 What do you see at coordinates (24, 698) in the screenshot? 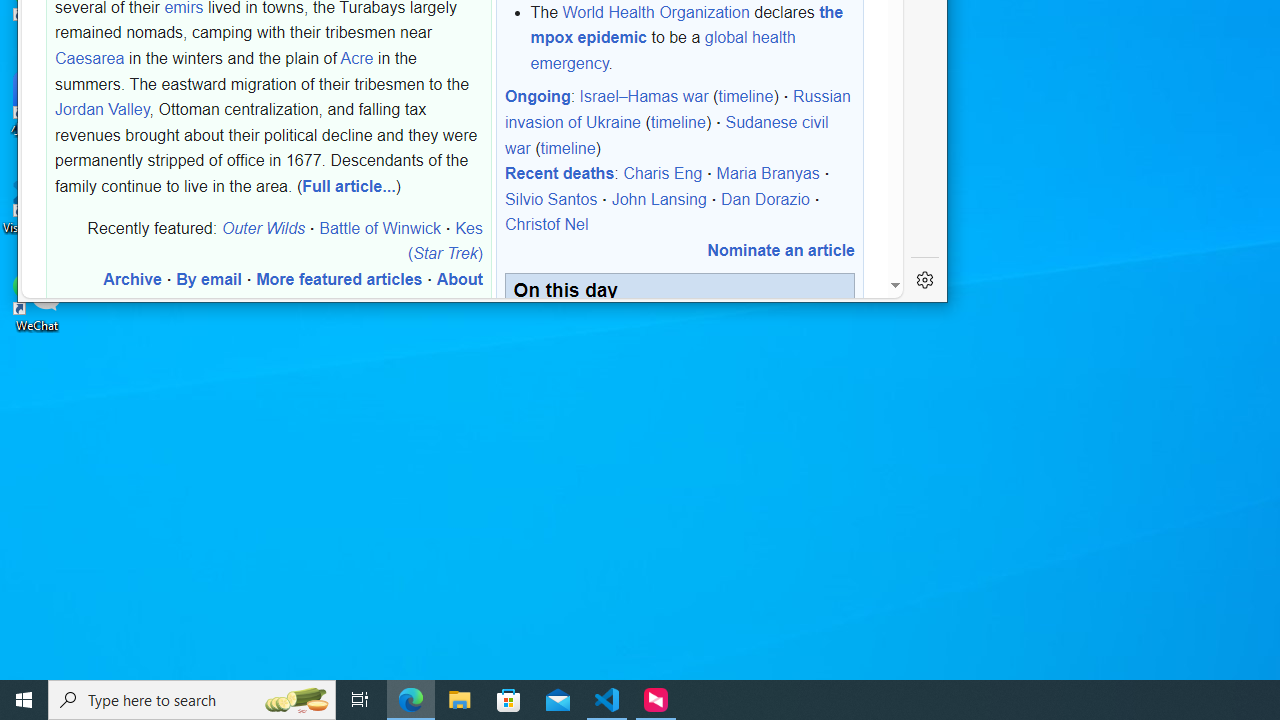
I see `'Start'` at bounding box center [24, 698].